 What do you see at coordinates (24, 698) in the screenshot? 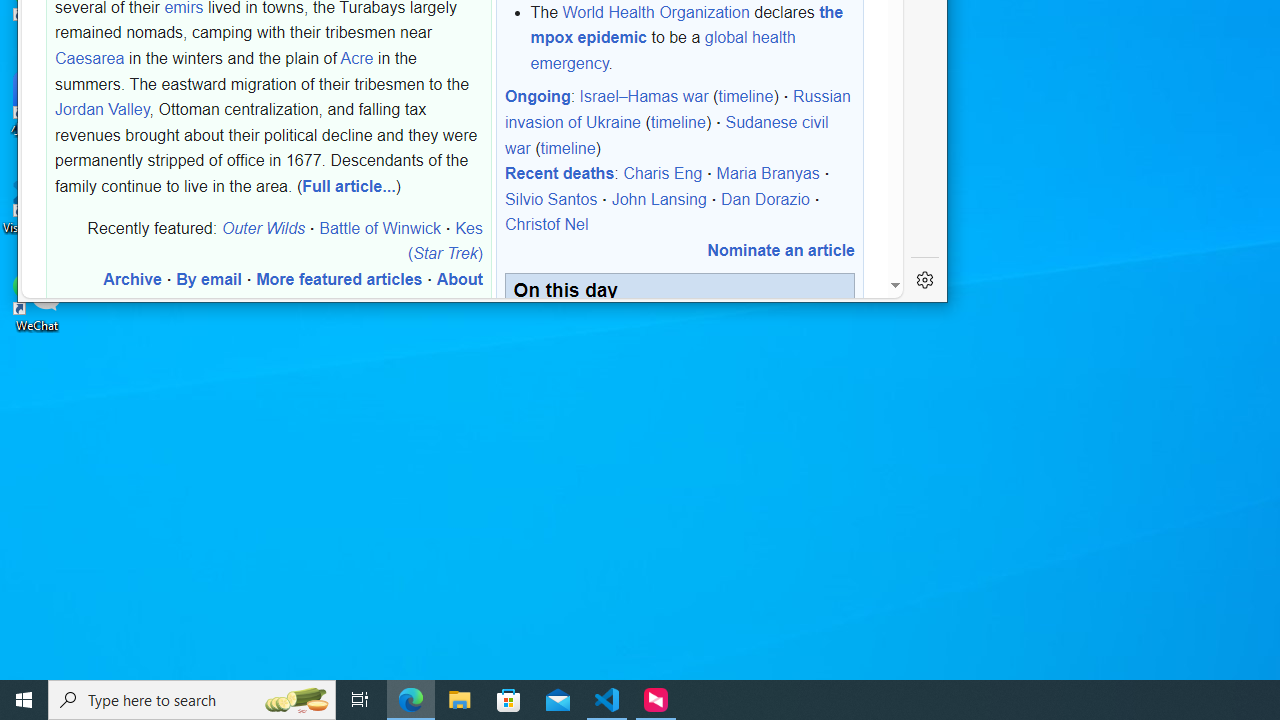
I see `'Start'` at bounding box center [24, 698].